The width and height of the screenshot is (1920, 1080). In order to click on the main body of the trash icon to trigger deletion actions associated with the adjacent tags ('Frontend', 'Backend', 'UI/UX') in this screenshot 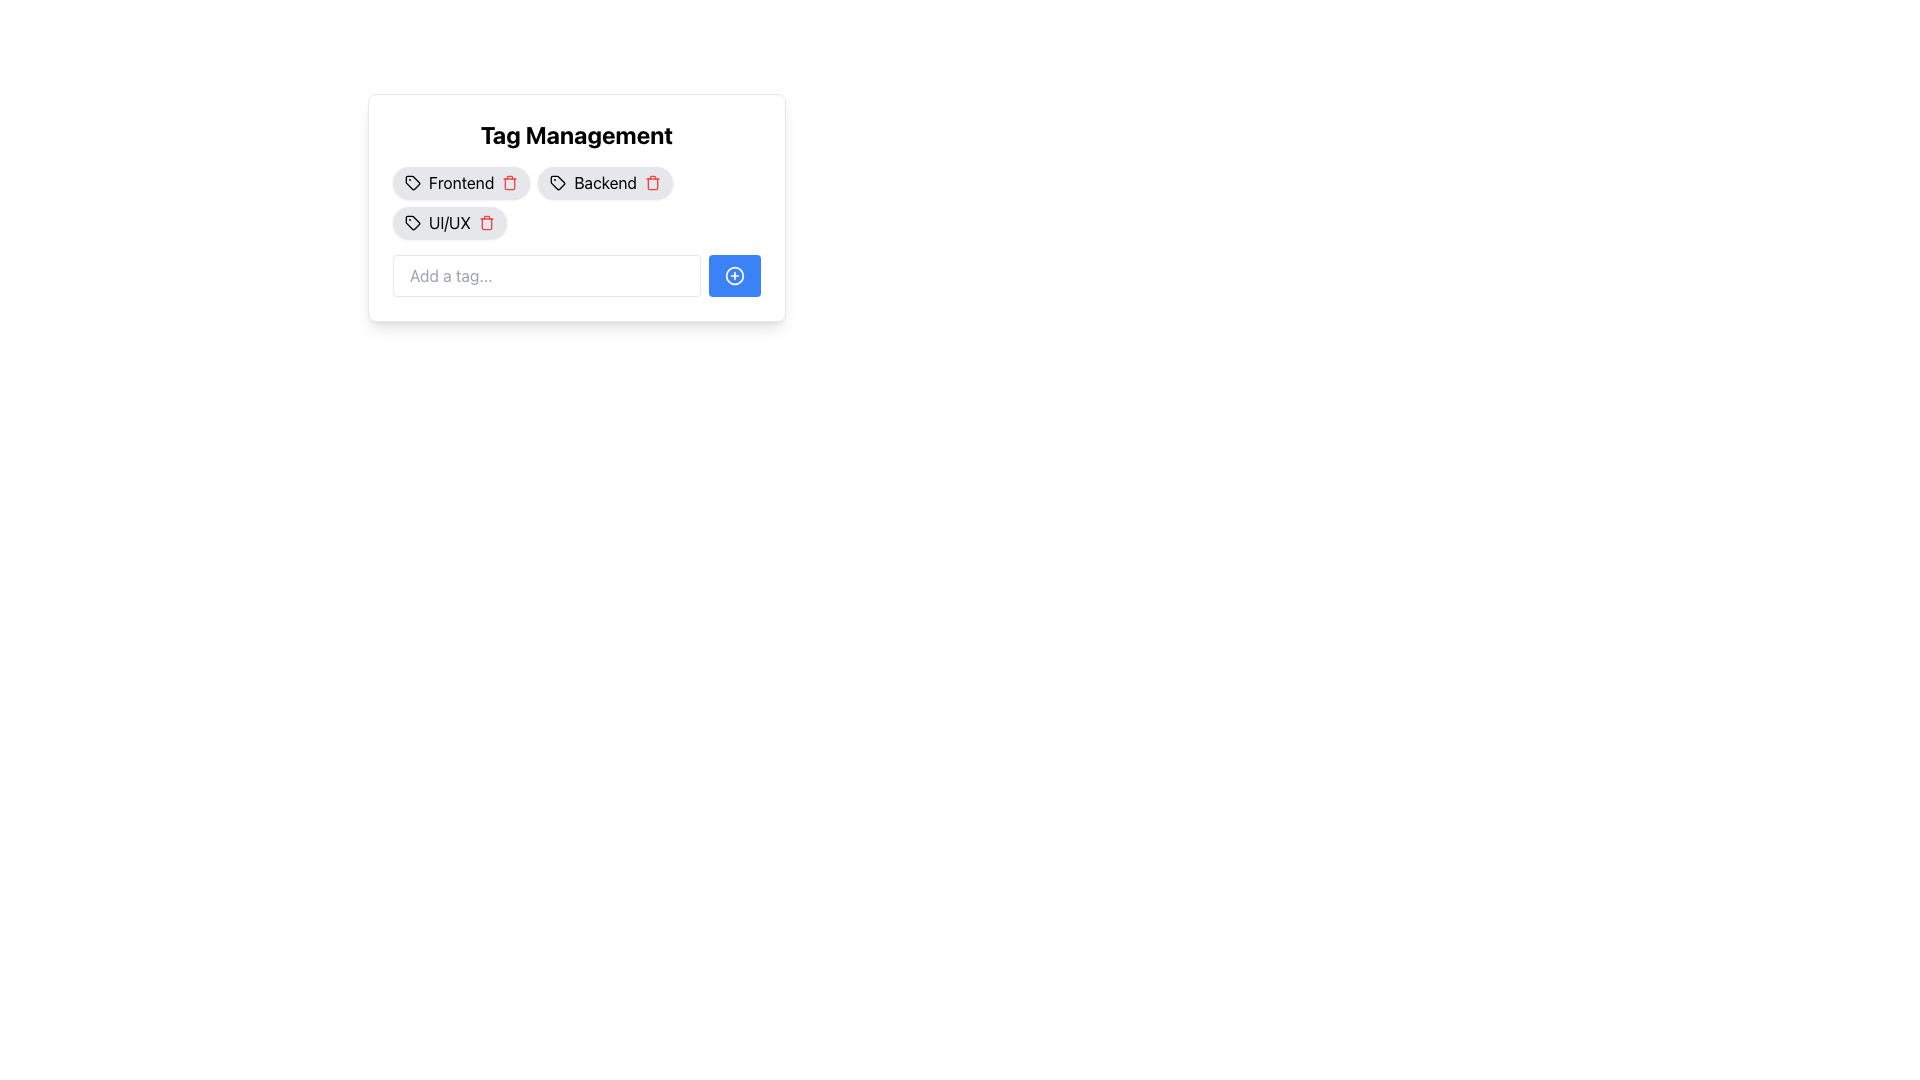, I will do `click(486, 223)`.